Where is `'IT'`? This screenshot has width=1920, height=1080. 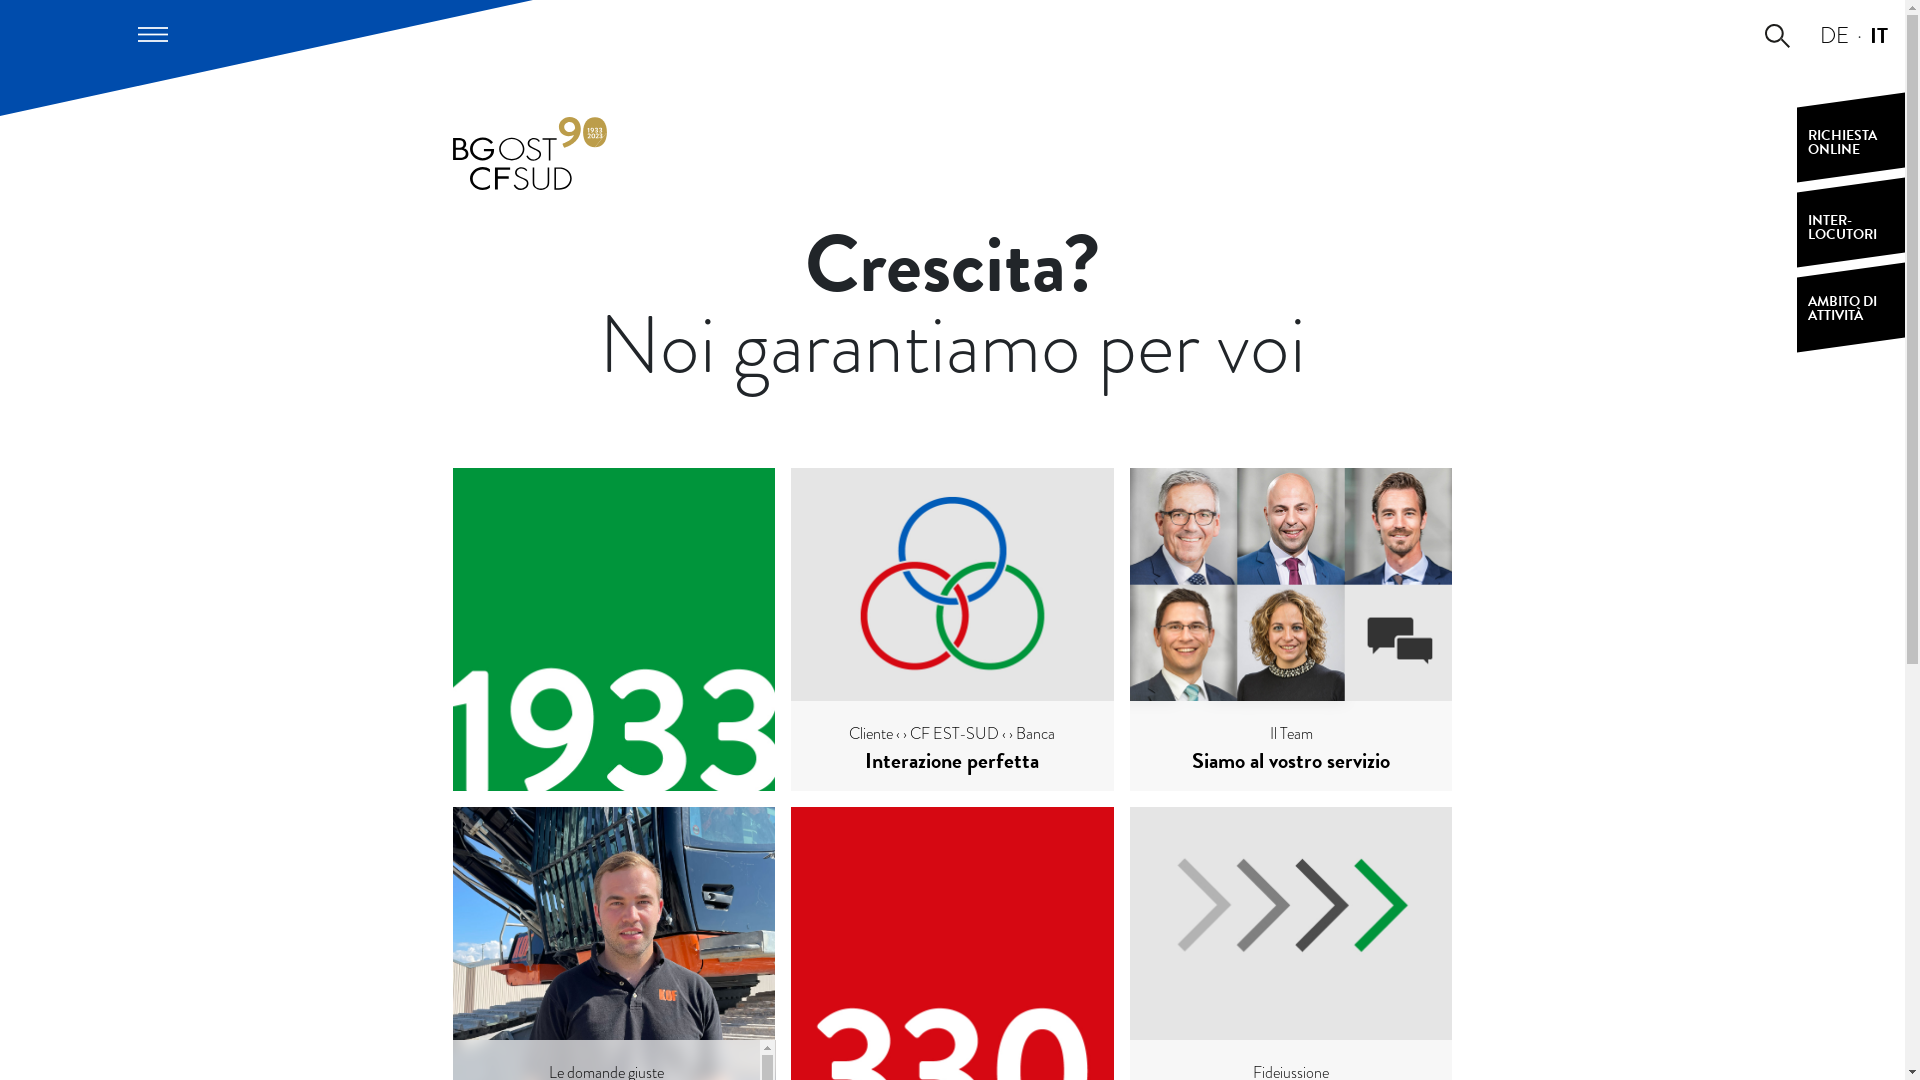 'IT' is located at coordinates (1877, 34).